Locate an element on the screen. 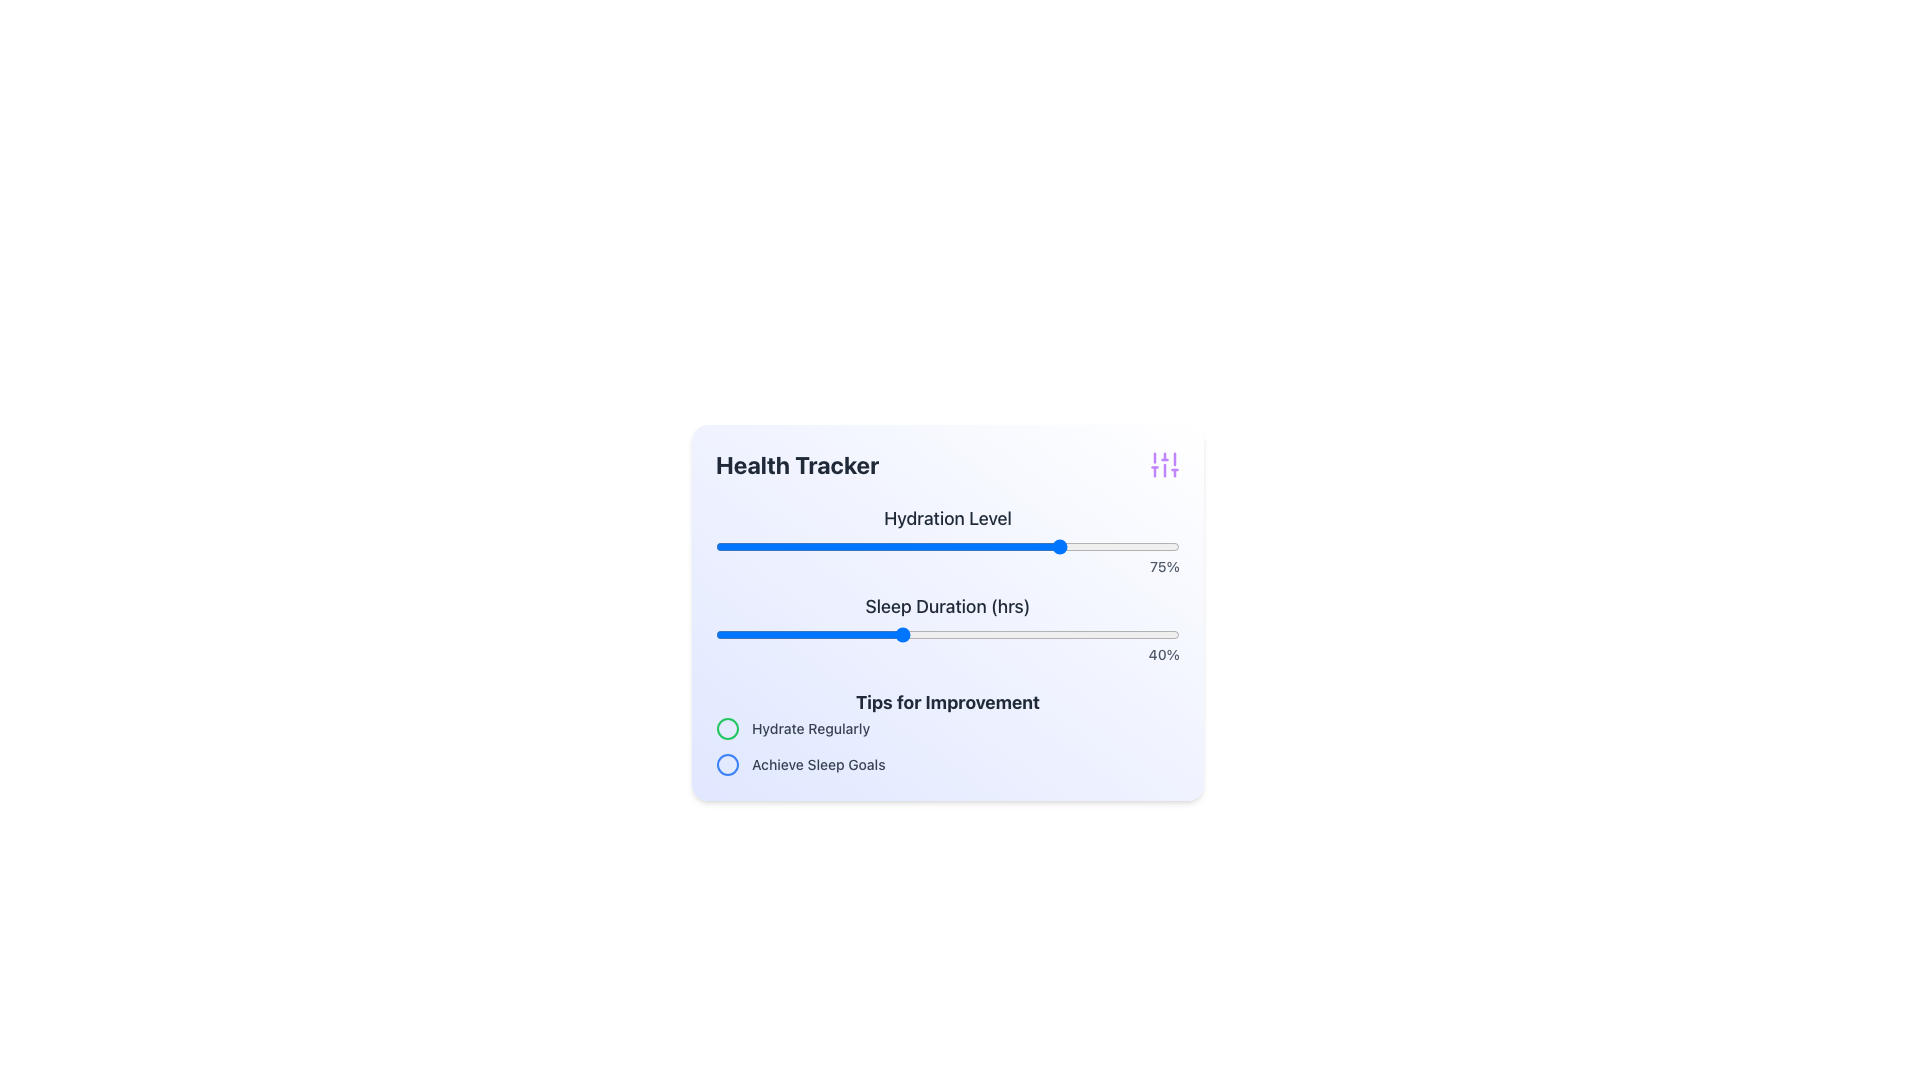 This screenshot has height=1080, width=1920. the horizontal slider located below the label 'Sleep Duration (hrs)' and above the text '40%' to reposition the thumb control is located at coordinates (947, 635).